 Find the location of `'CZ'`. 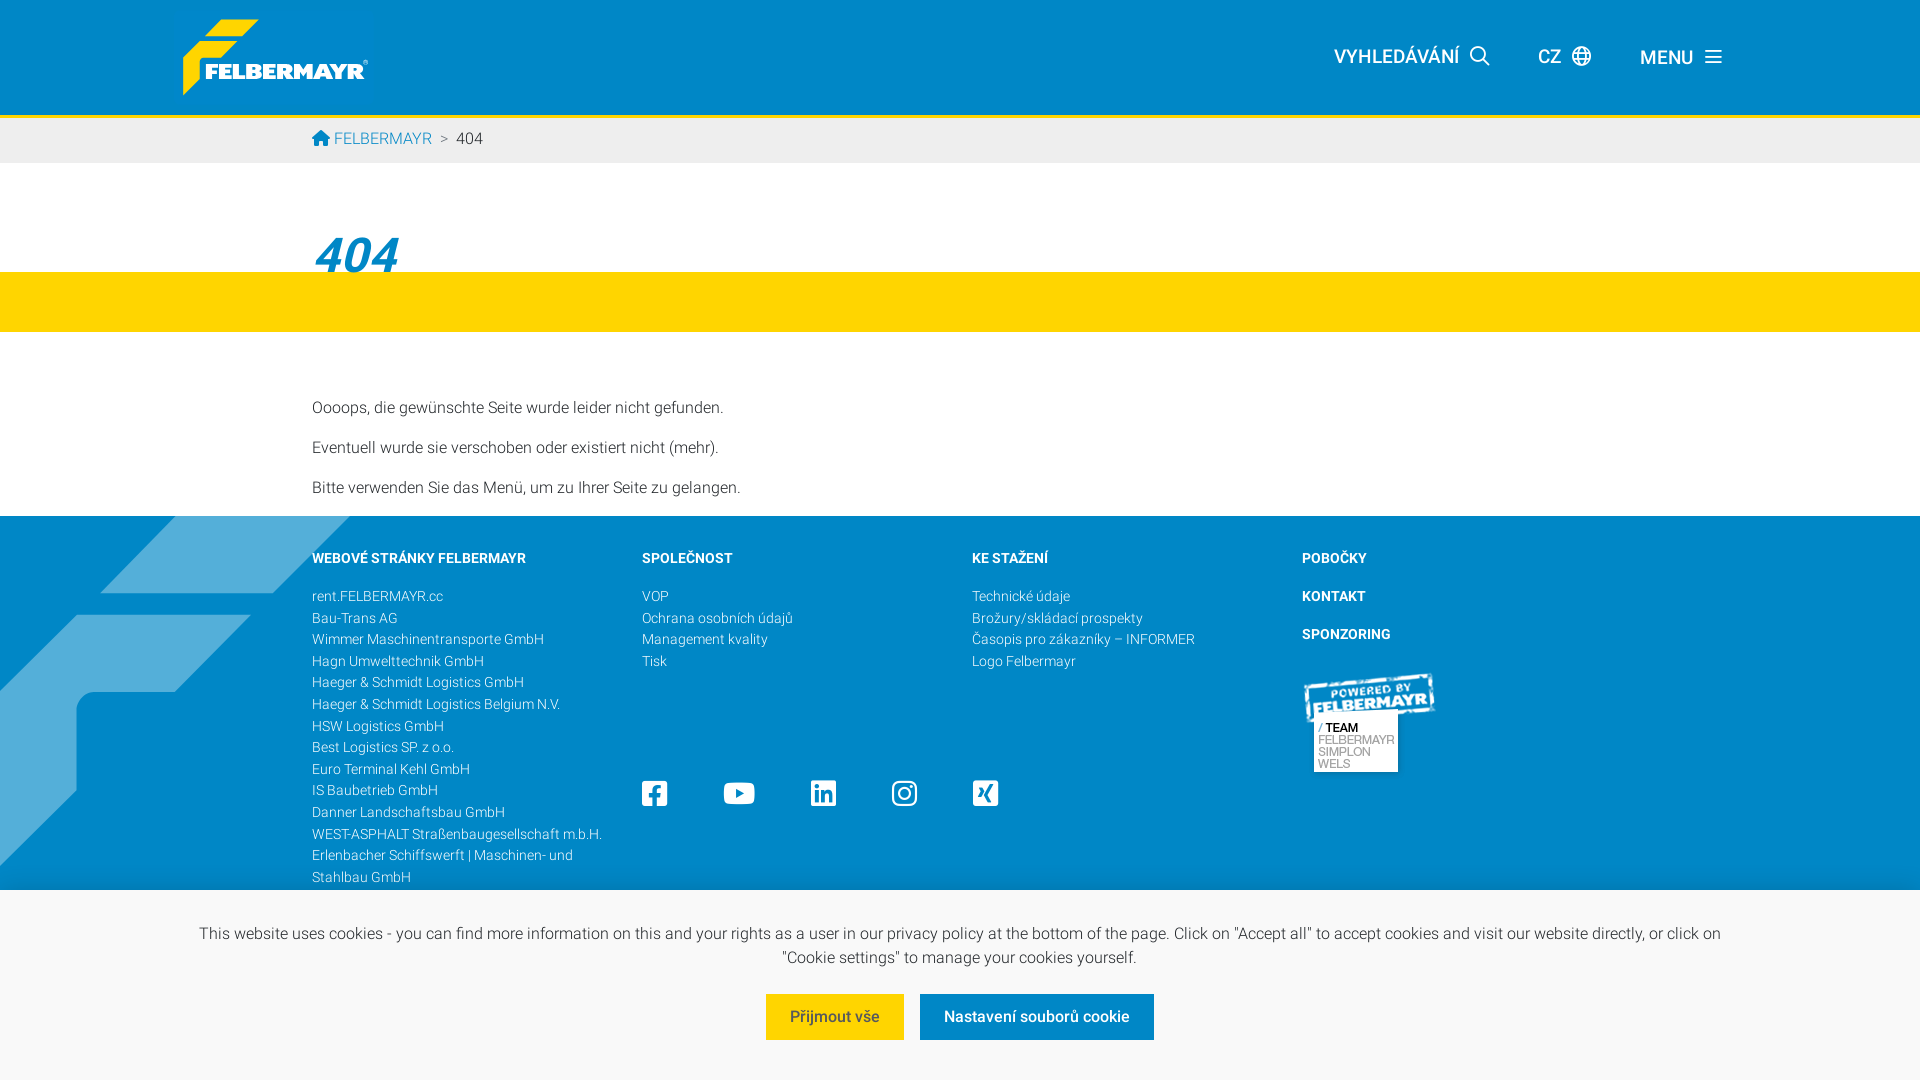

'CZ' is located at coordinates (1563, 56).